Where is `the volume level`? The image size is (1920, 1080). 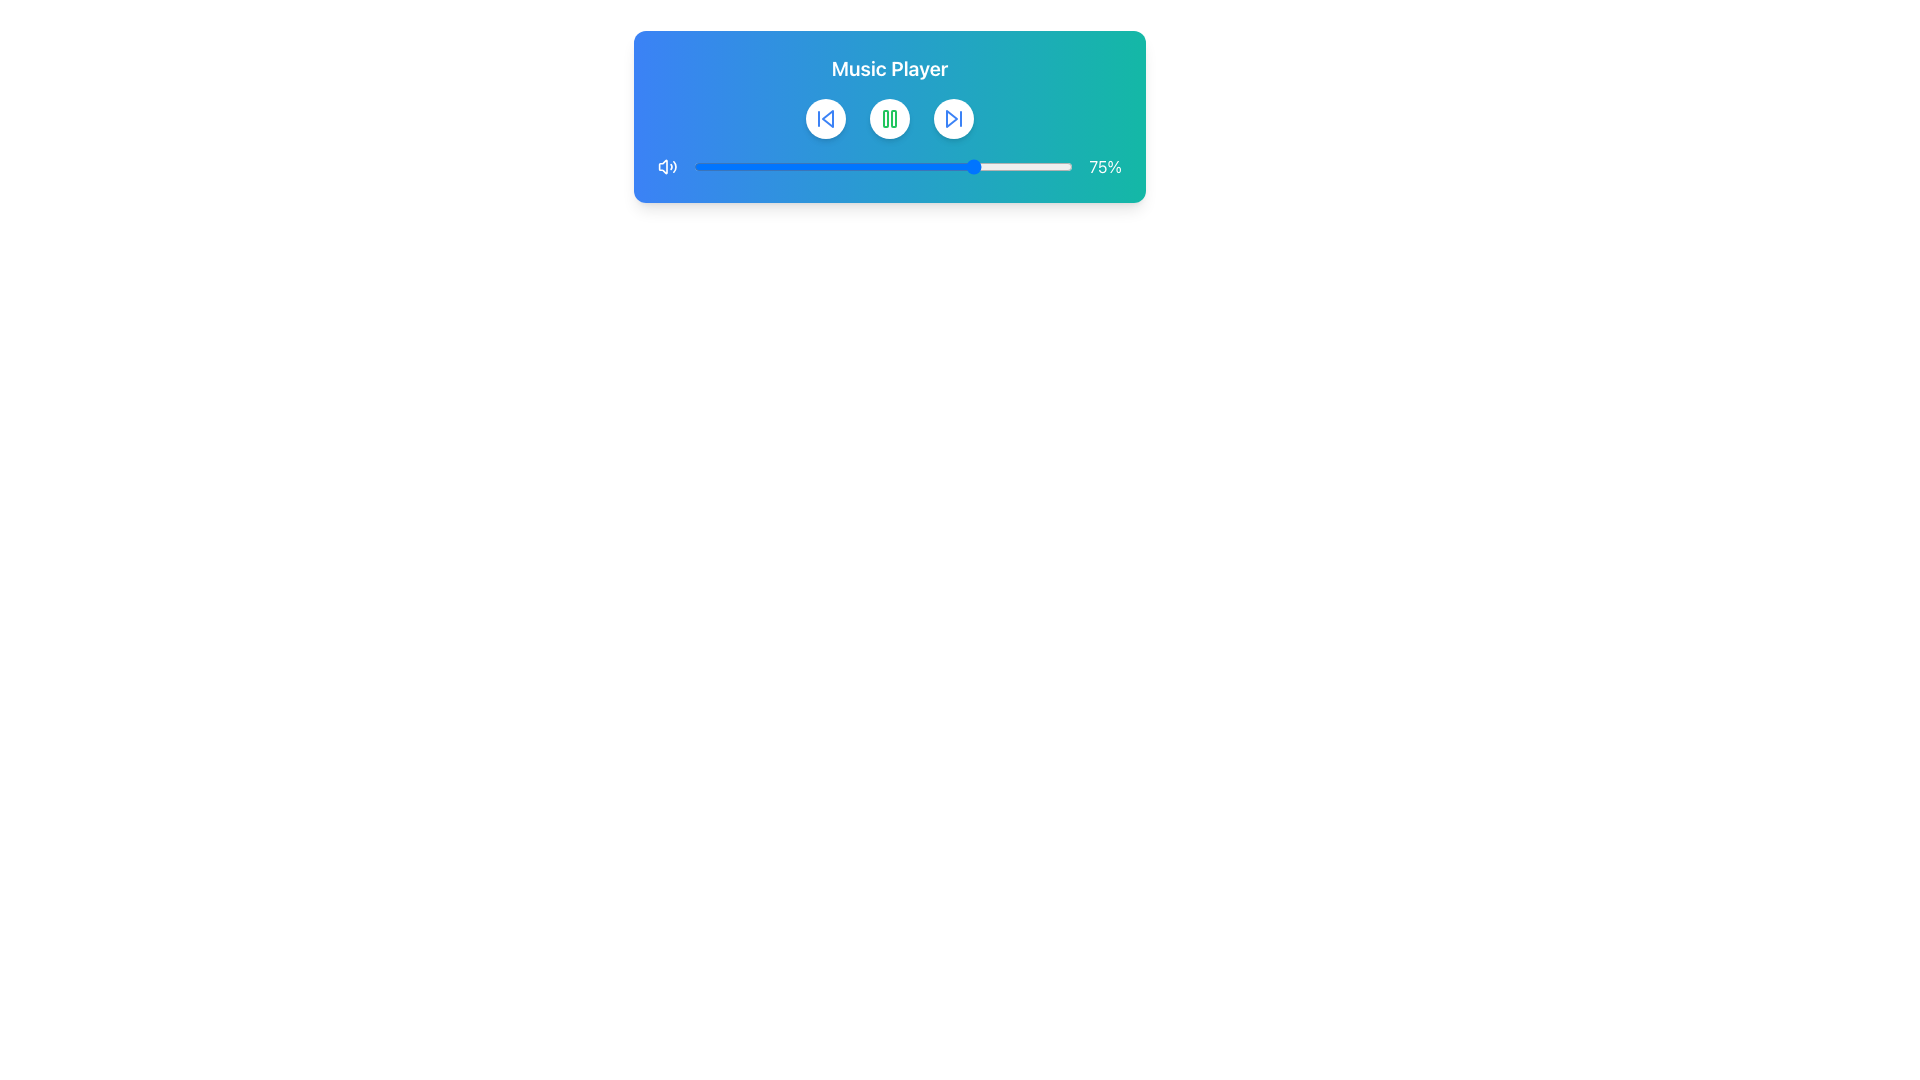 the volume level is located at coordinates (935, 165).